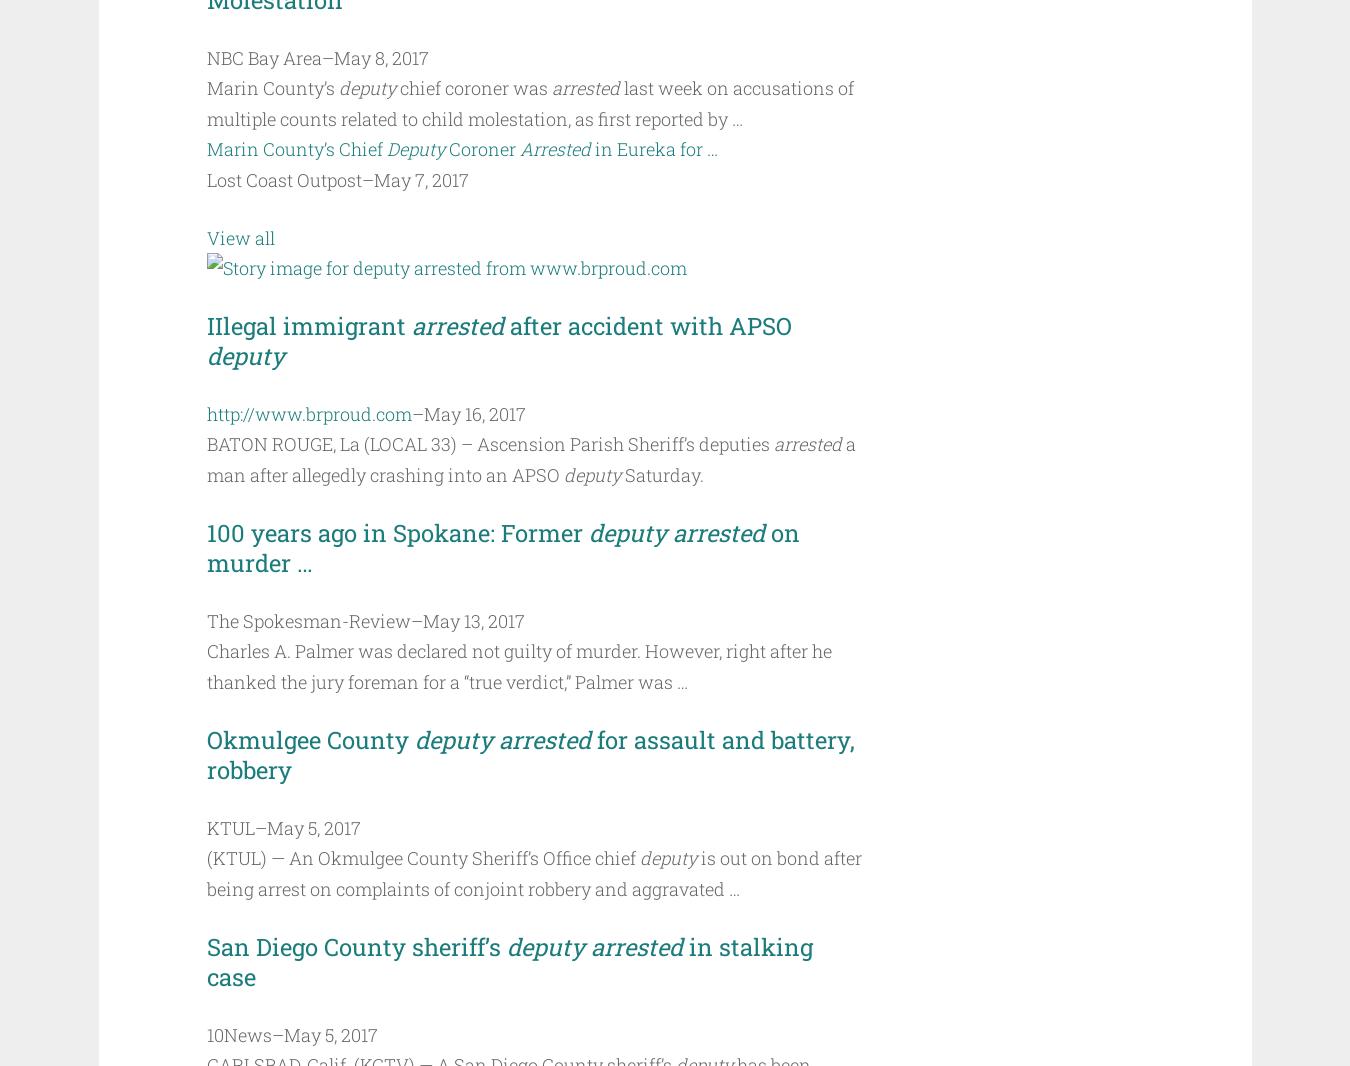  What do you see at coordinates (307, 412) in the screenshot?
I see `'http://www.brproud.com'` at bounding box center [307, 412].